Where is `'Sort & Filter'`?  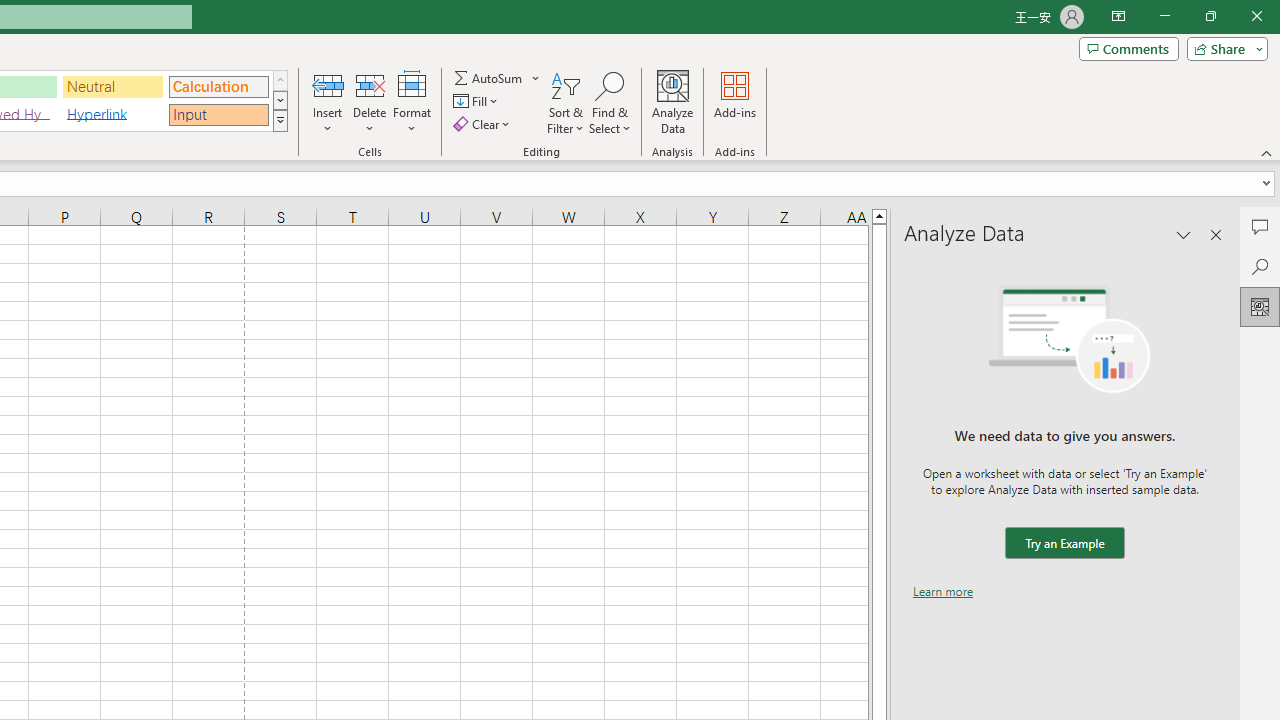
'Sort & Filter' is located at coordinates (565, 103).